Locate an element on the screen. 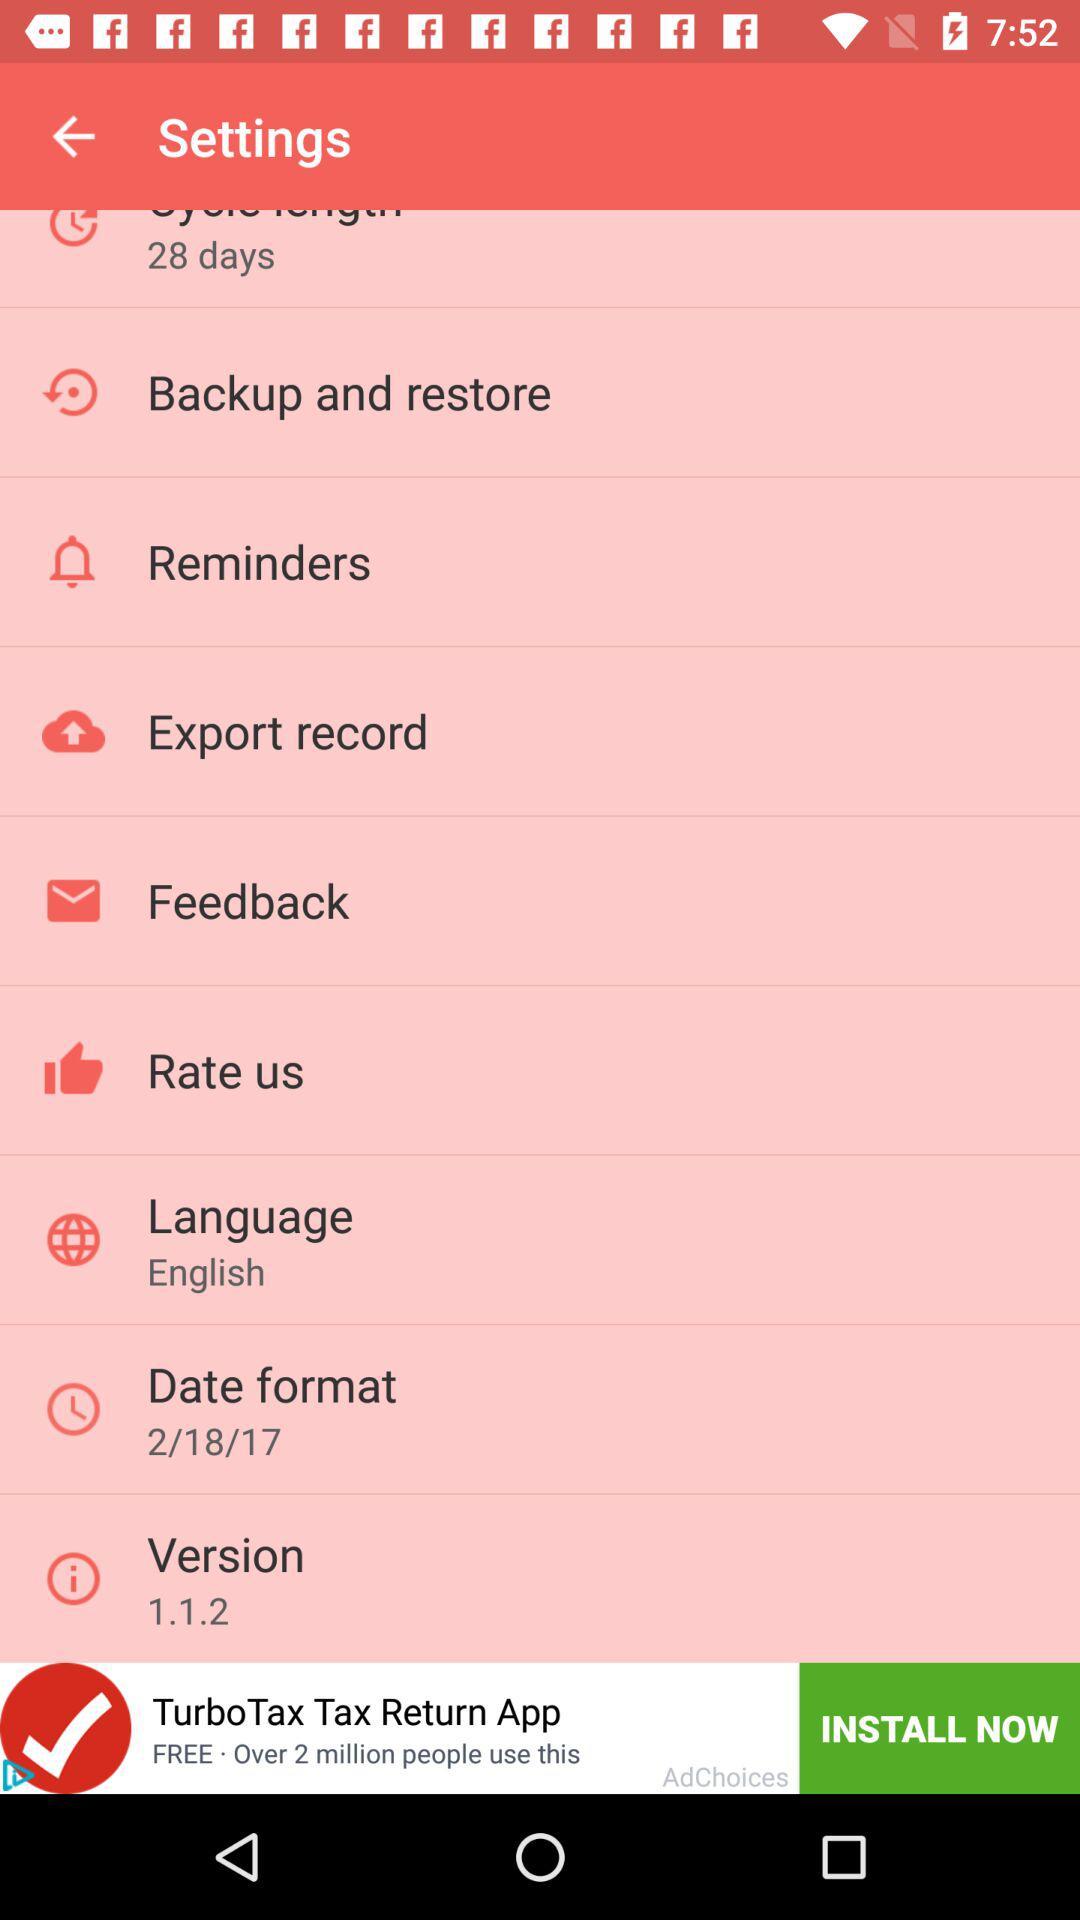 Image resolution: width=1080 pixels, height=1920 pixels. install is located at coordinates (64, 1727).